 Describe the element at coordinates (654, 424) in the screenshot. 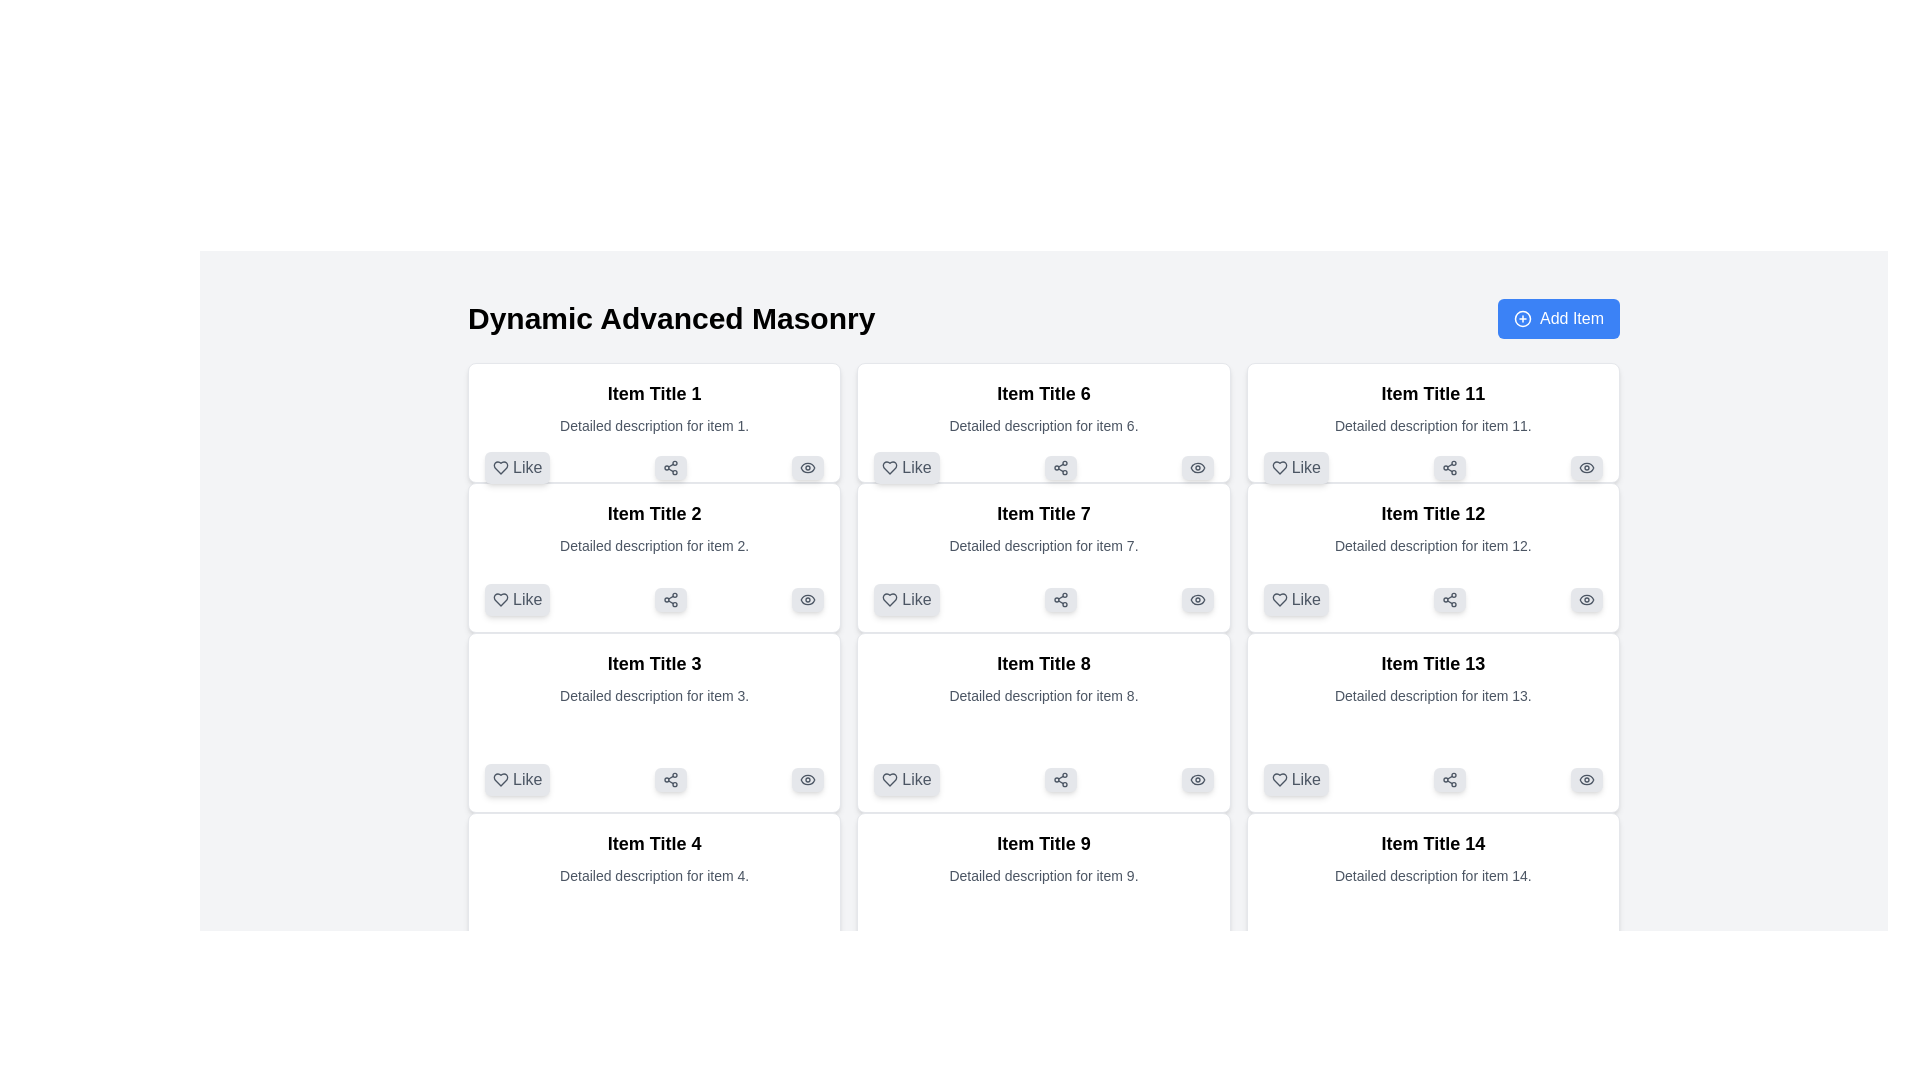

I see `the text content that provides additional information related to 'Item Title 1', located directly underneath it in the first card of the grid layout` at that location.